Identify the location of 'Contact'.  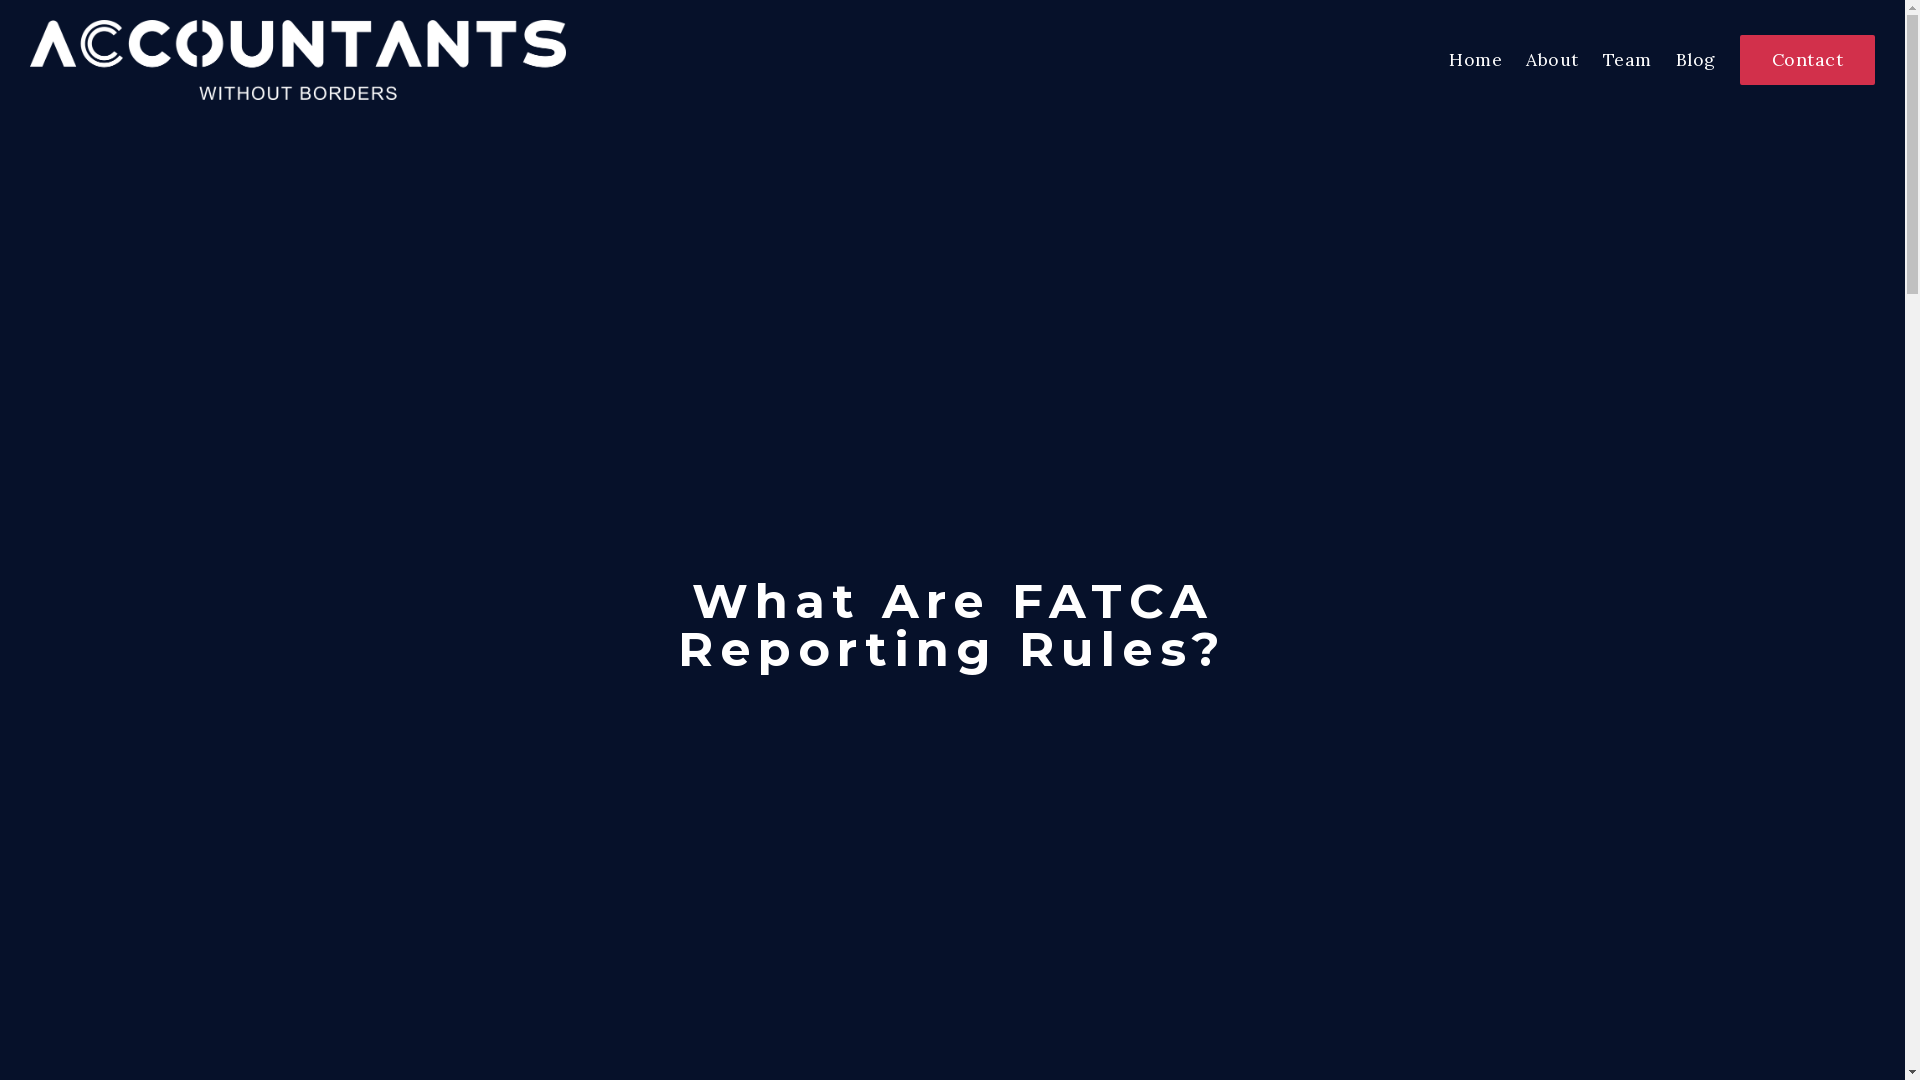
(1738, 59).